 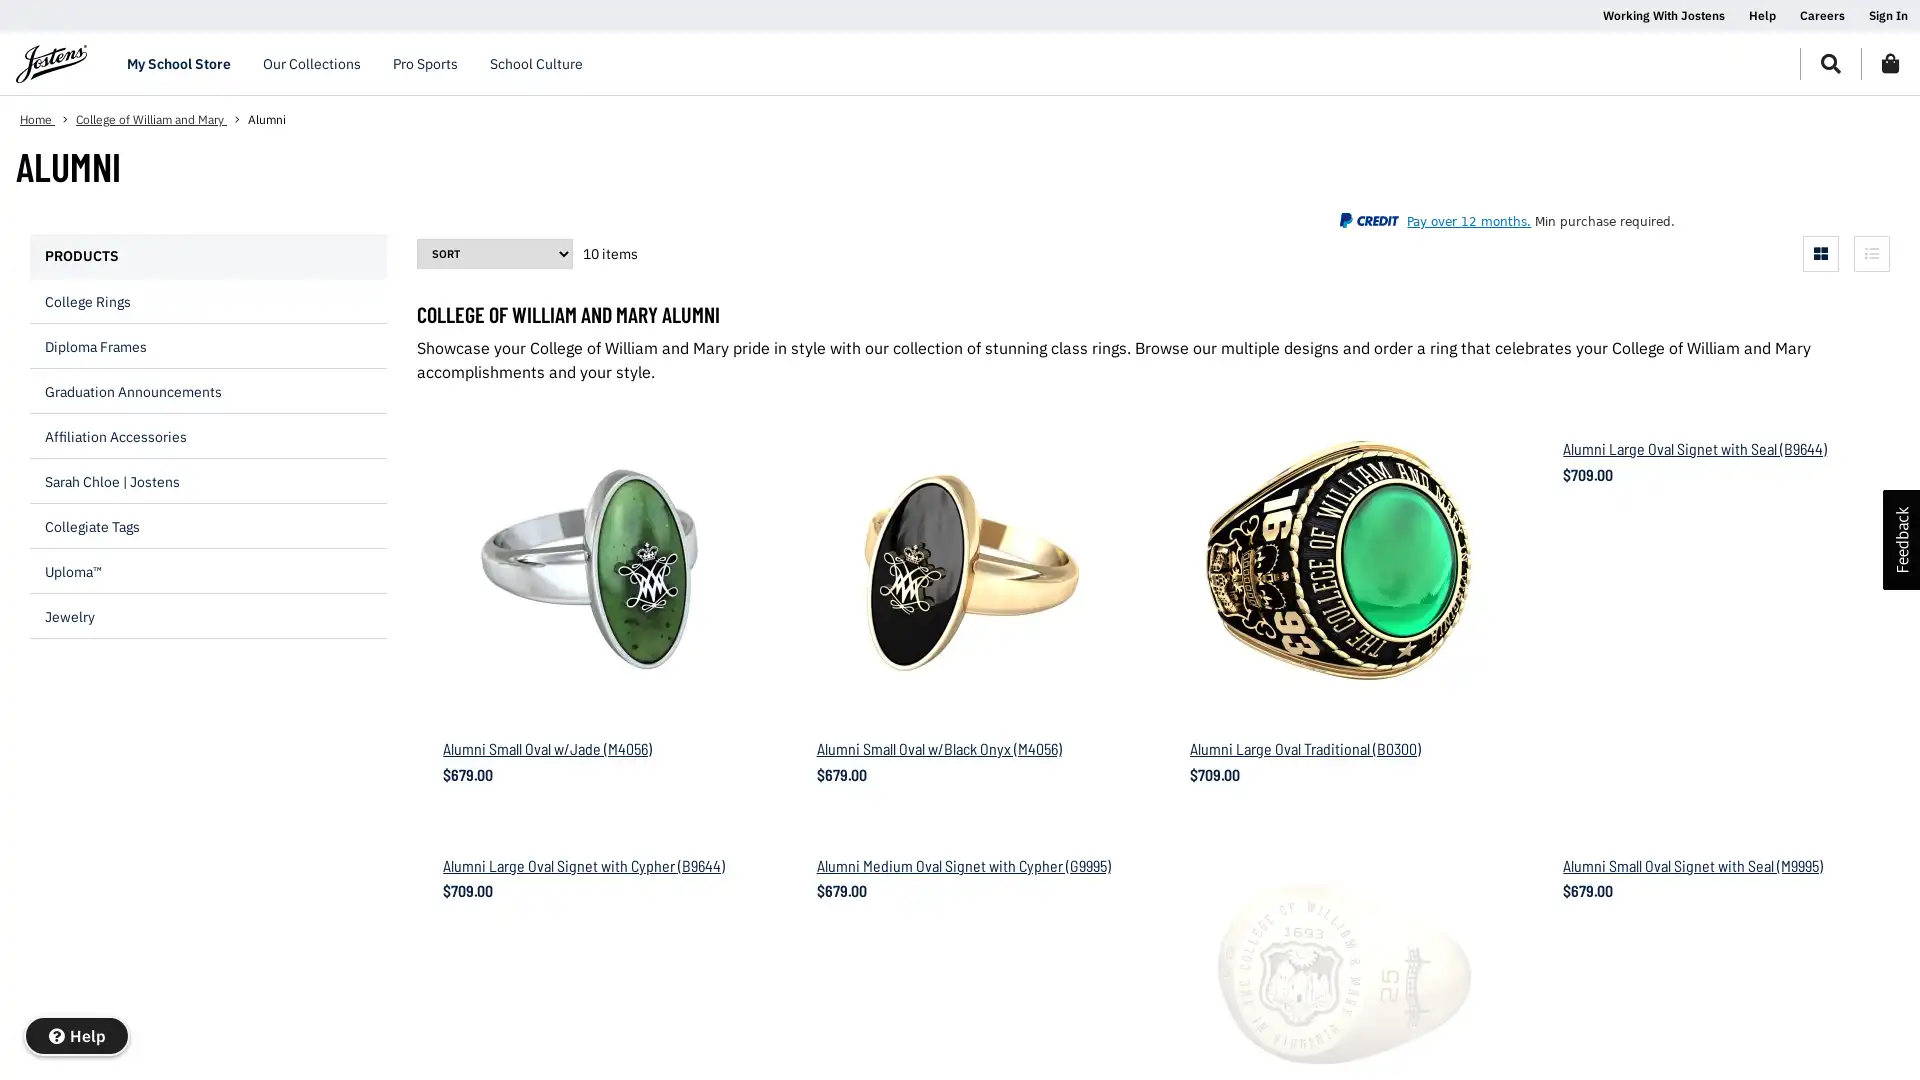 I want to click on Our Collections, so click(x=311, y=63).